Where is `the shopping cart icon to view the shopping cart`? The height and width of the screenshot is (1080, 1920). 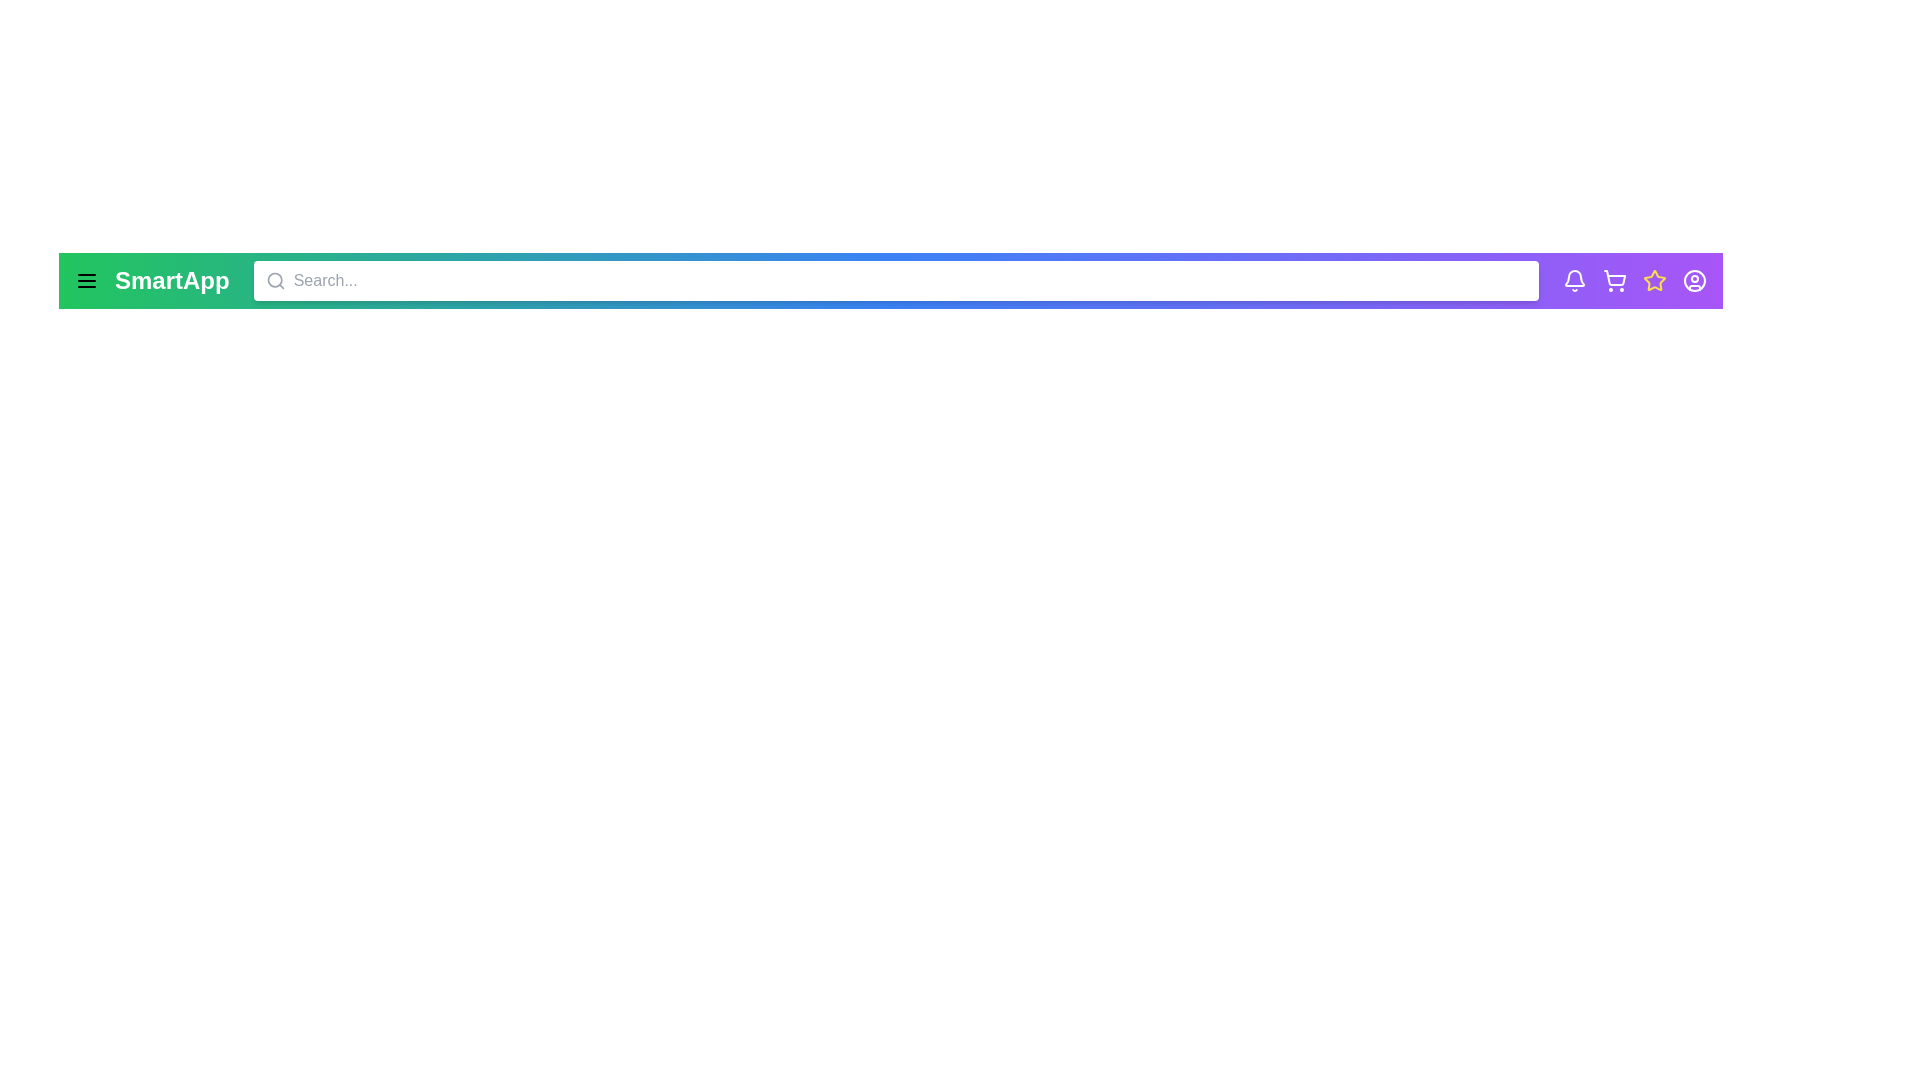
the shopping cart icon to view the shopping cart is located at coordinates (1614, 281).